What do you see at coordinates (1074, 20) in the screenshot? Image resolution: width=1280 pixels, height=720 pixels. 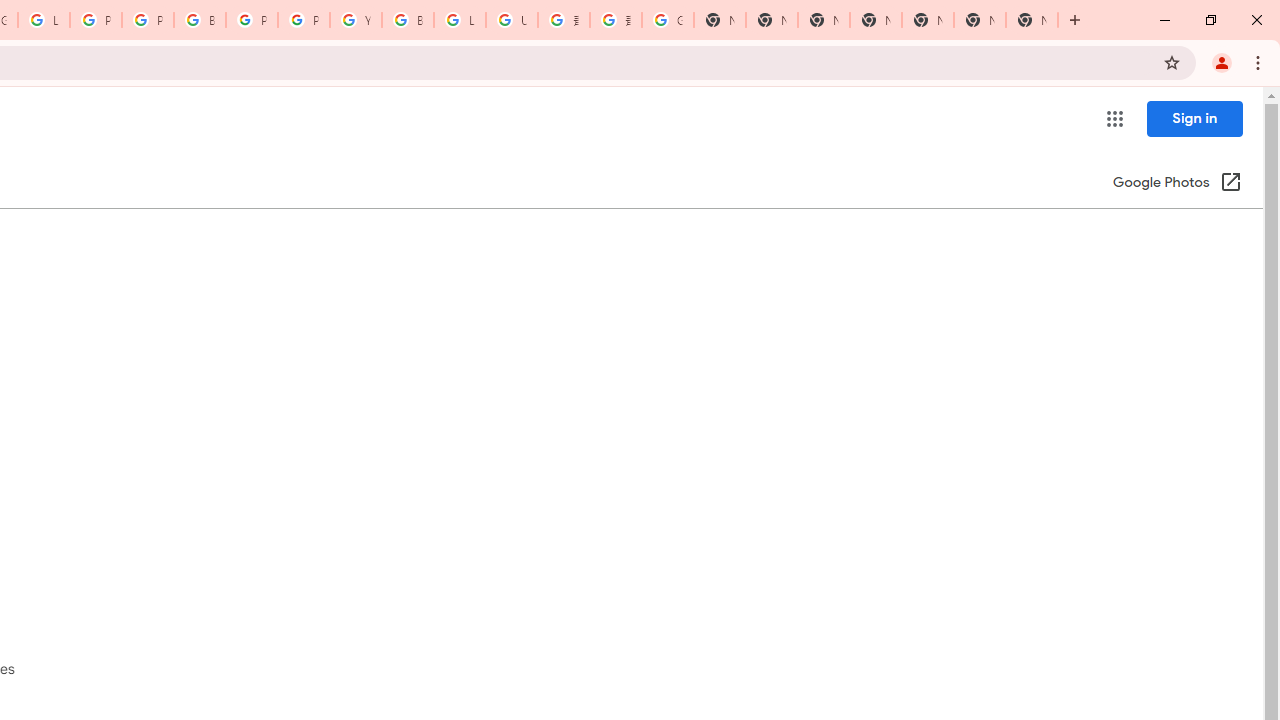 I see `'New Tab'` at bounding box center [1074, 20].